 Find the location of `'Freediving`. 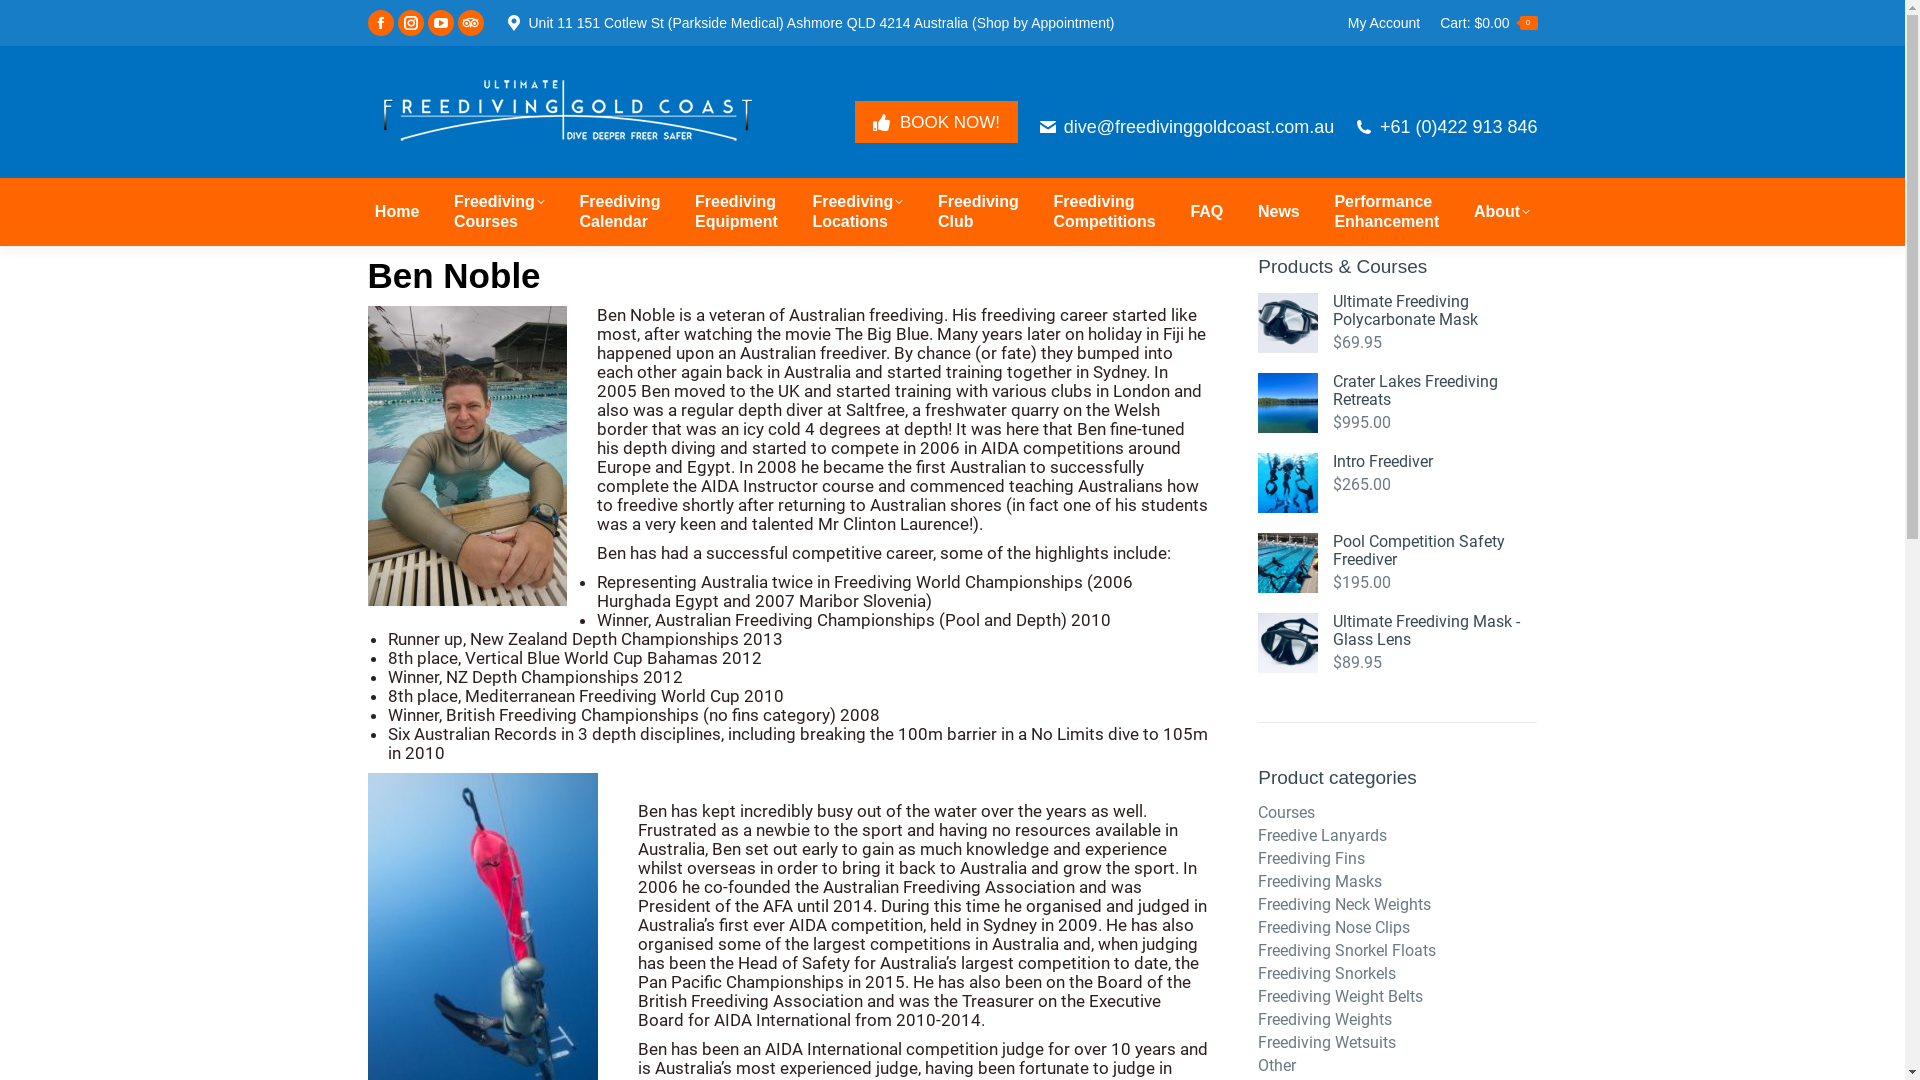

'Freediving is located at coordinates (936, 212).